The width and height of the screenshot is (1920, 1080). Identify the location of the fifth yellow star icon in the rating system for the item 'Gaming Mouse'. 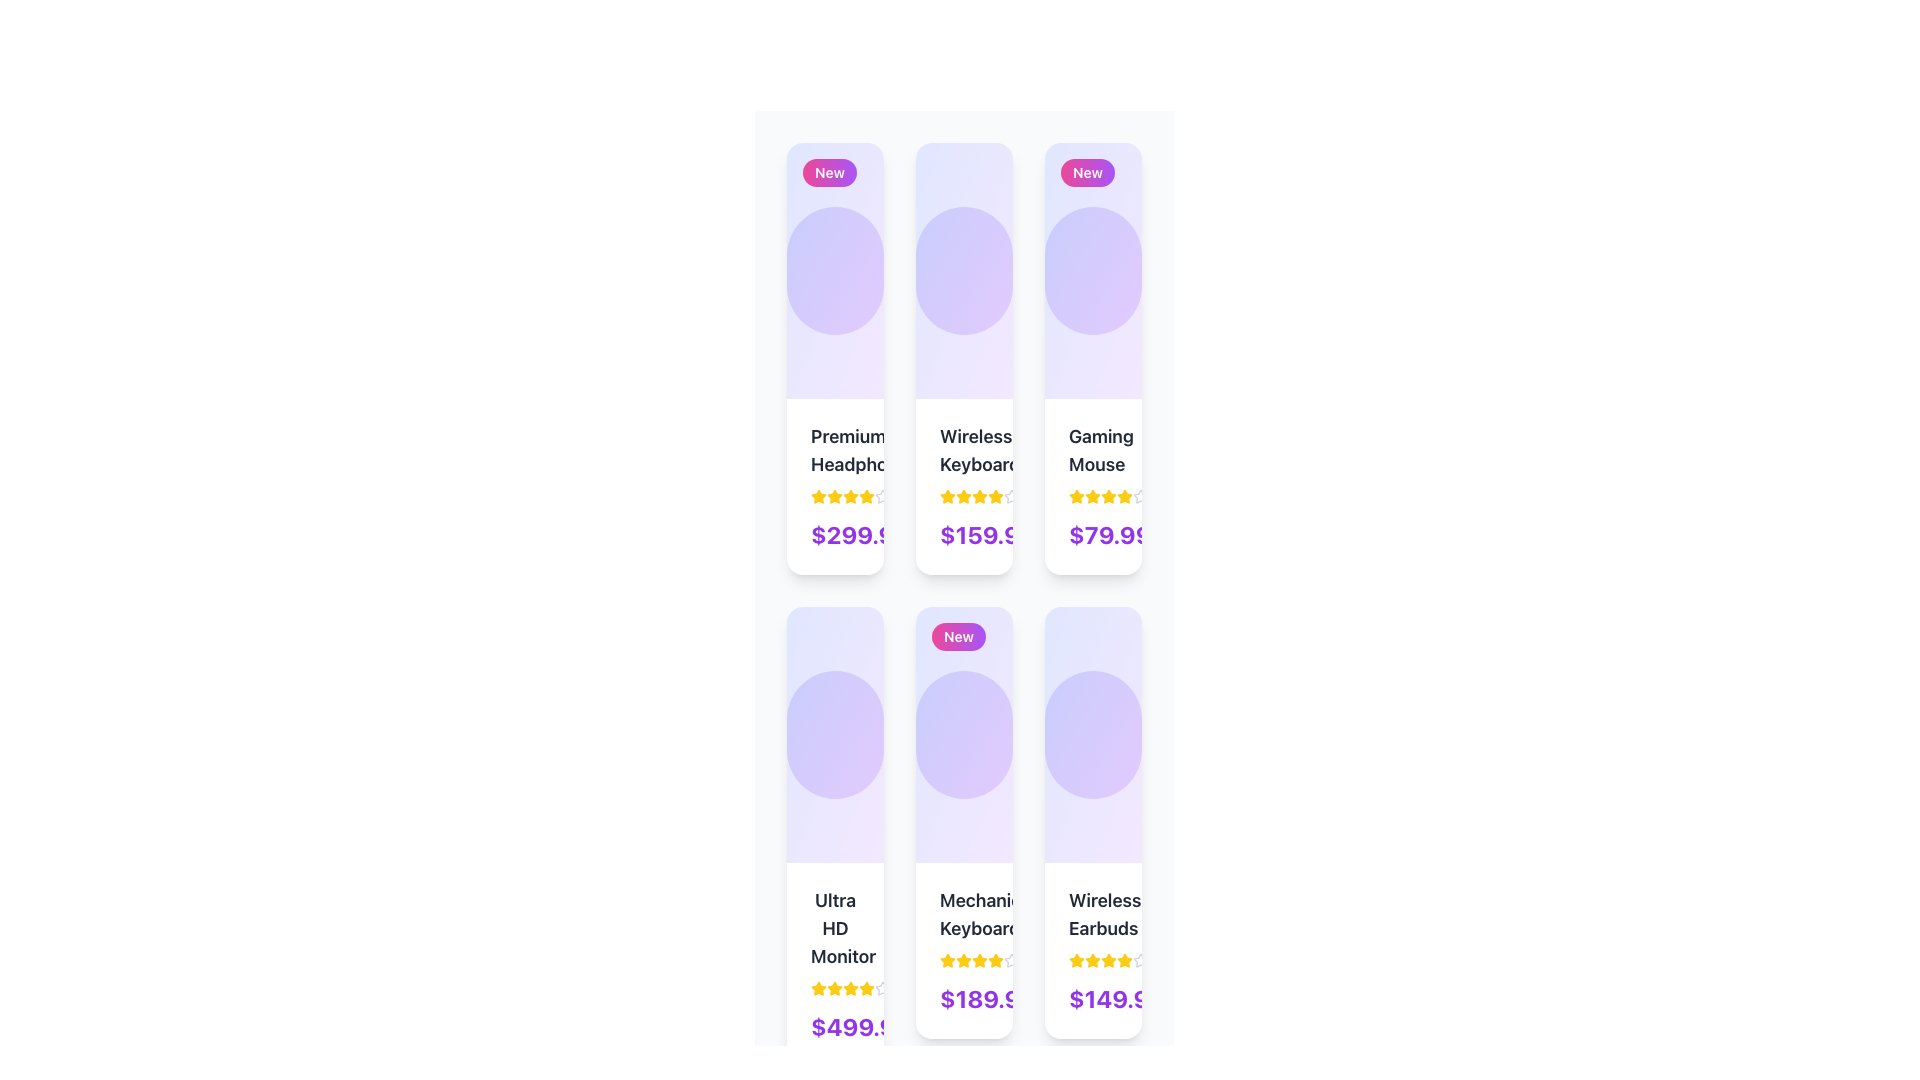
(1107, 496).